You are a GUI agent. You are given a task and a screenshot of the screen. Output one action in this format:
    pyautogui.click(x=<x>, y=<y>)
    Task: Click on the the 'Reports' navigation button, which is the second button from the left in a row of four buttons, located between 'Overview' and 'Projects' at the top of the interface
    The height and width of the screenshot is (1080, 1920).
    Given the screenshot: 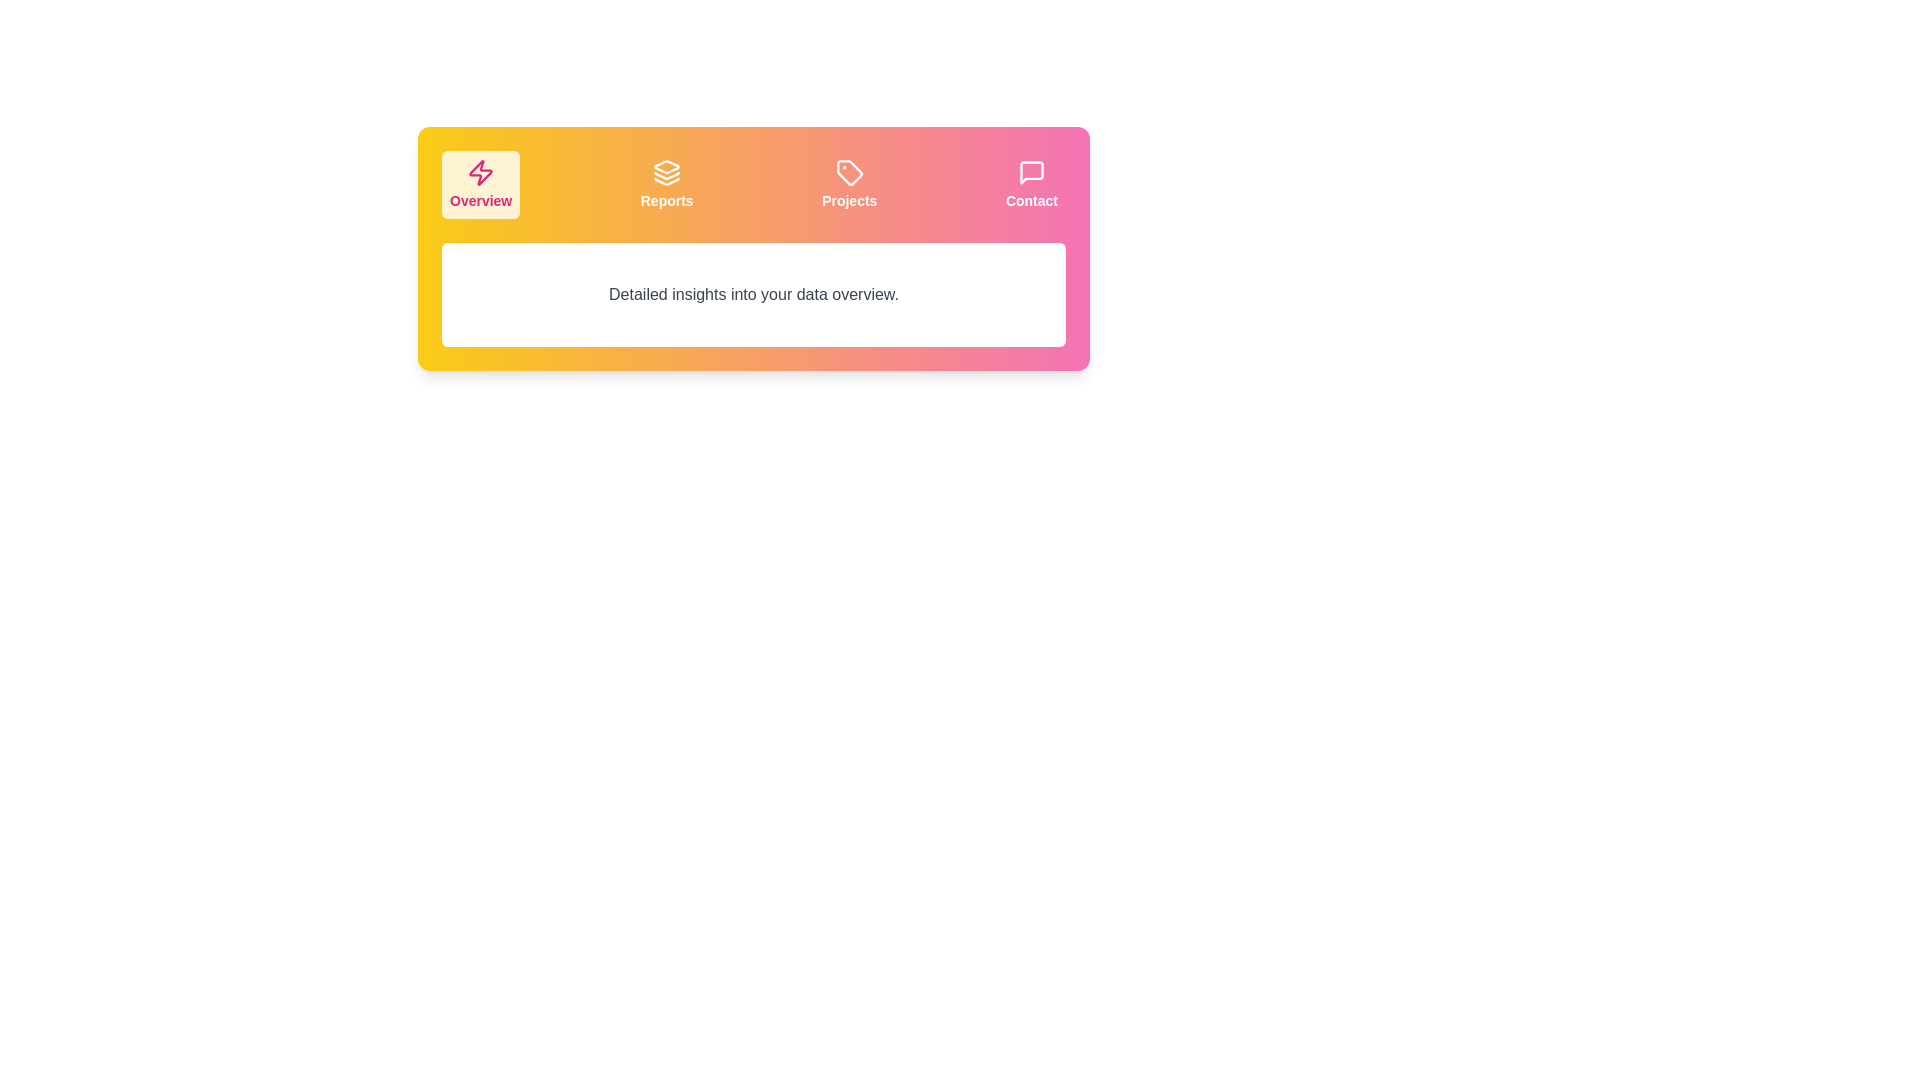 What is the action you would take?
    pyautogui.click(x=667, y=185)
    